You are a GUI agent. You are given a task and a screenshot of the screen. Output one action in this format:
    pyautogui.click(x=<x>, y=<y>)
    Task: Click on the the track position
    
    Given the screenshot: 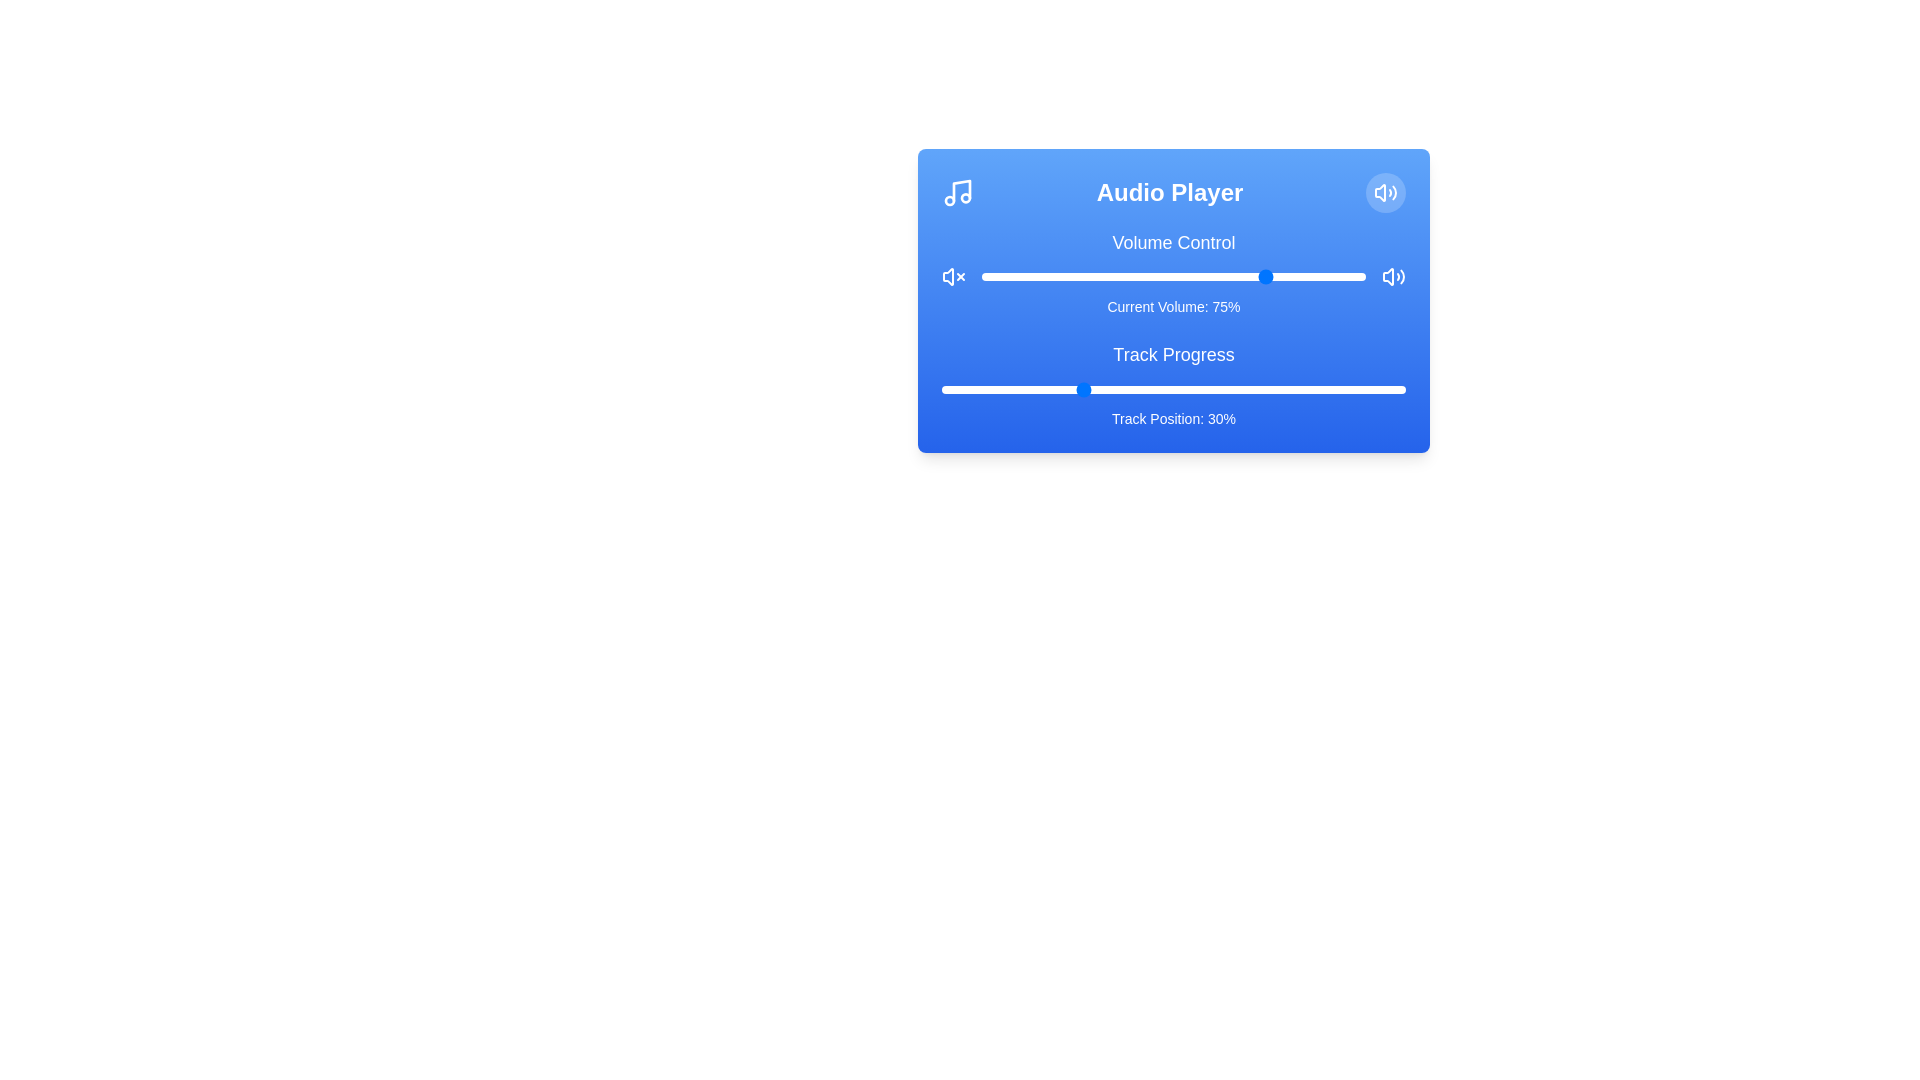 What is the action you would take?
    pyautogui.click(x=1322, y=389)
    